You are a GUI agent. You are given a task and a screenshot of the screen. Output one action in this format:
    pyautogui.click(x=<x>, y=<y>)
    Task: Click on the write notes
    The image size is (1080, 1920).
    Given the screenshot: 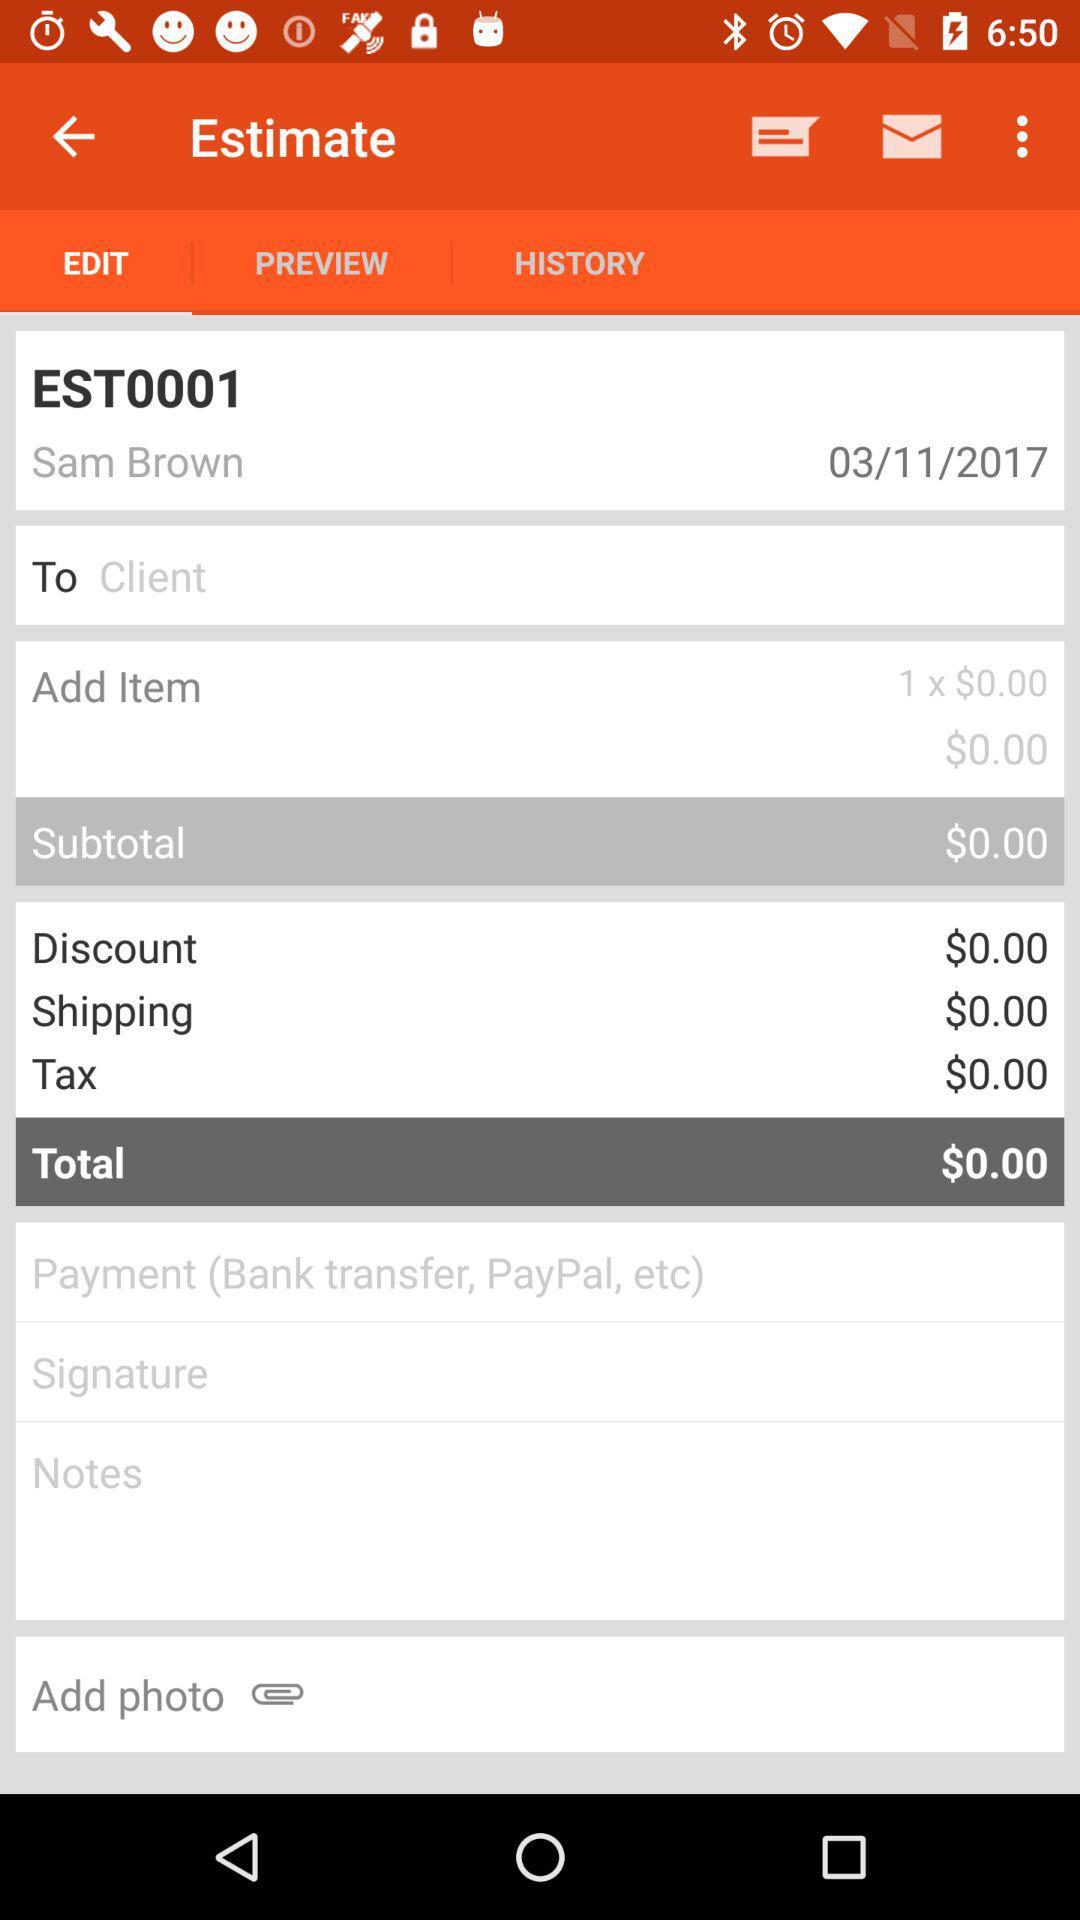 What is the action you would take?
    pyautogui.click(x=540, y=1520)
    